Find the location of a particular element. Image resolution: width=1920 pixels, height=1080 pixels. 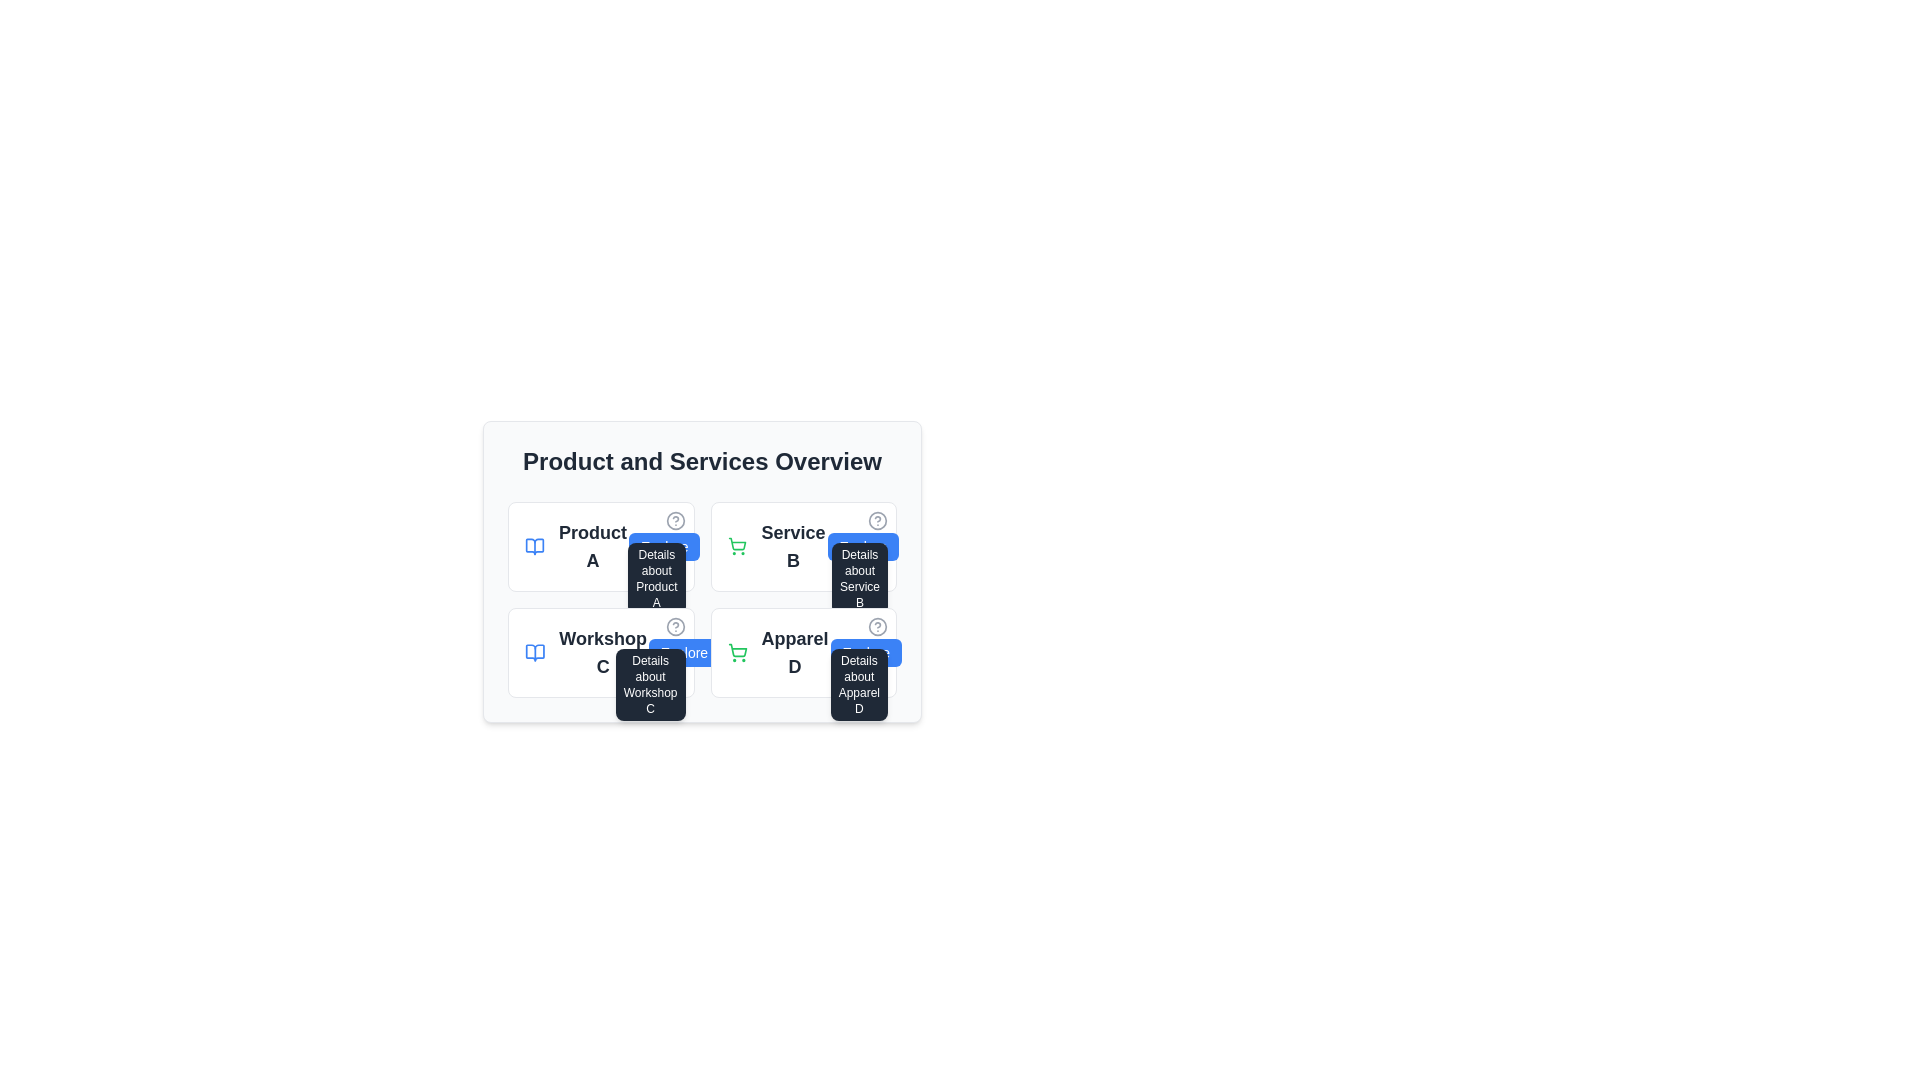

the text element displaying 'Apparel D' located in the bottom right quadrant of the 'Product and Services Overview' layout, emphasized in large, bold, dark gray font is located at coordinates (794, 652).